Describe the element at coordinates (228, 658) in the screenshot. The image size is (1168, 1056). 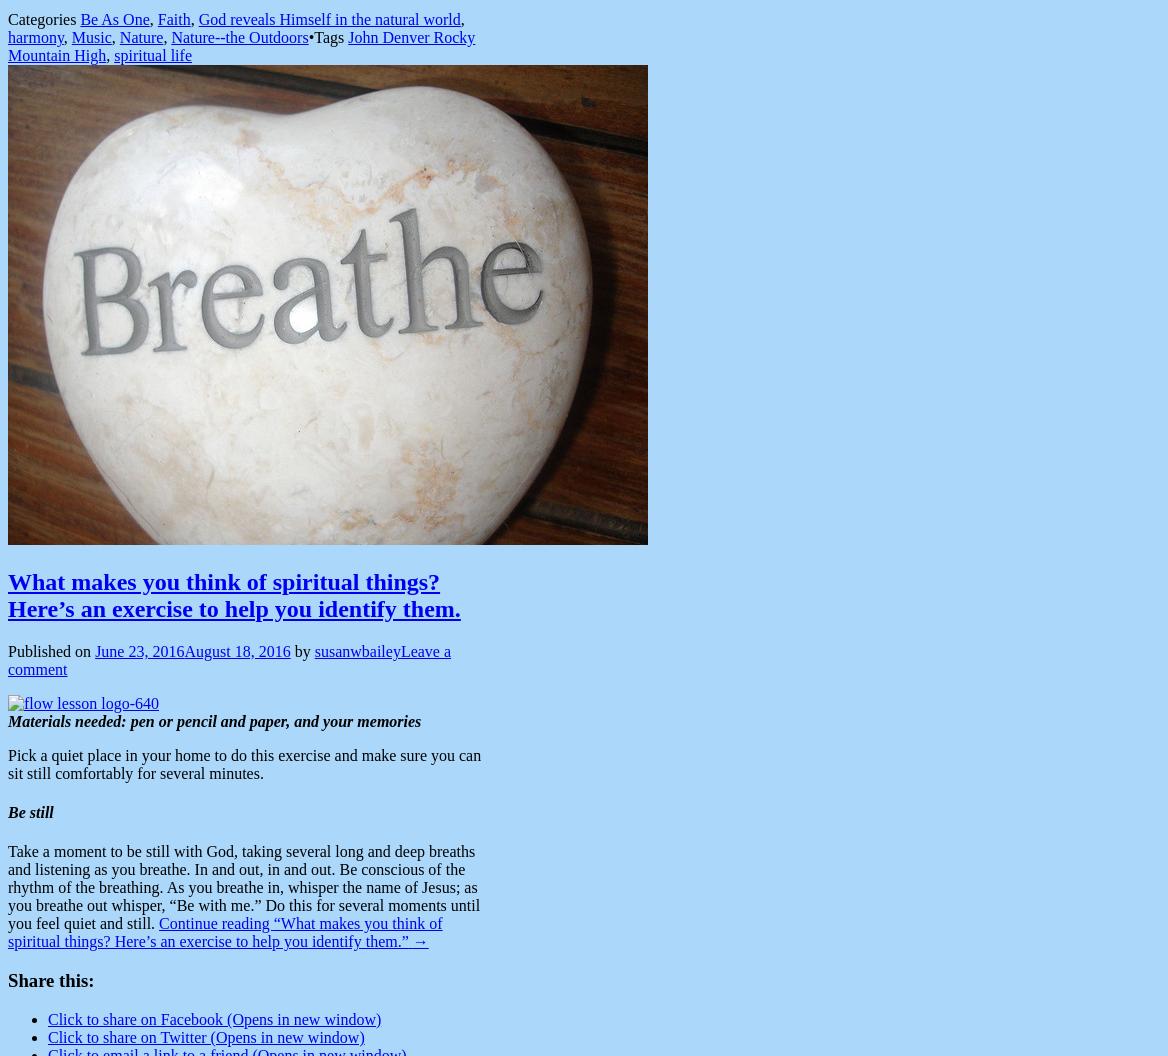
I see `'Leave a comment'` at that location.